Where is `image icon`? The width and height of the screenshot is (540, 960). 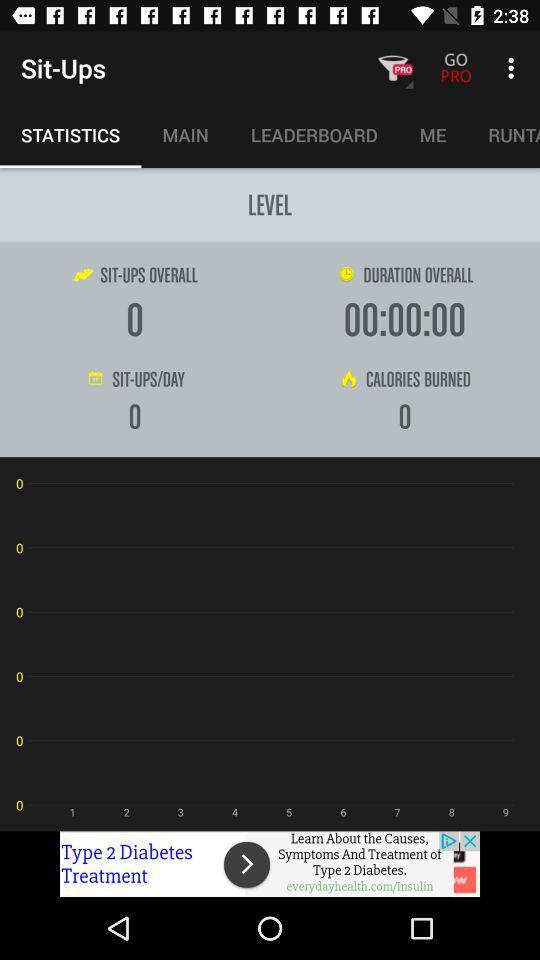 image icon is located at coordinates (270, 863).